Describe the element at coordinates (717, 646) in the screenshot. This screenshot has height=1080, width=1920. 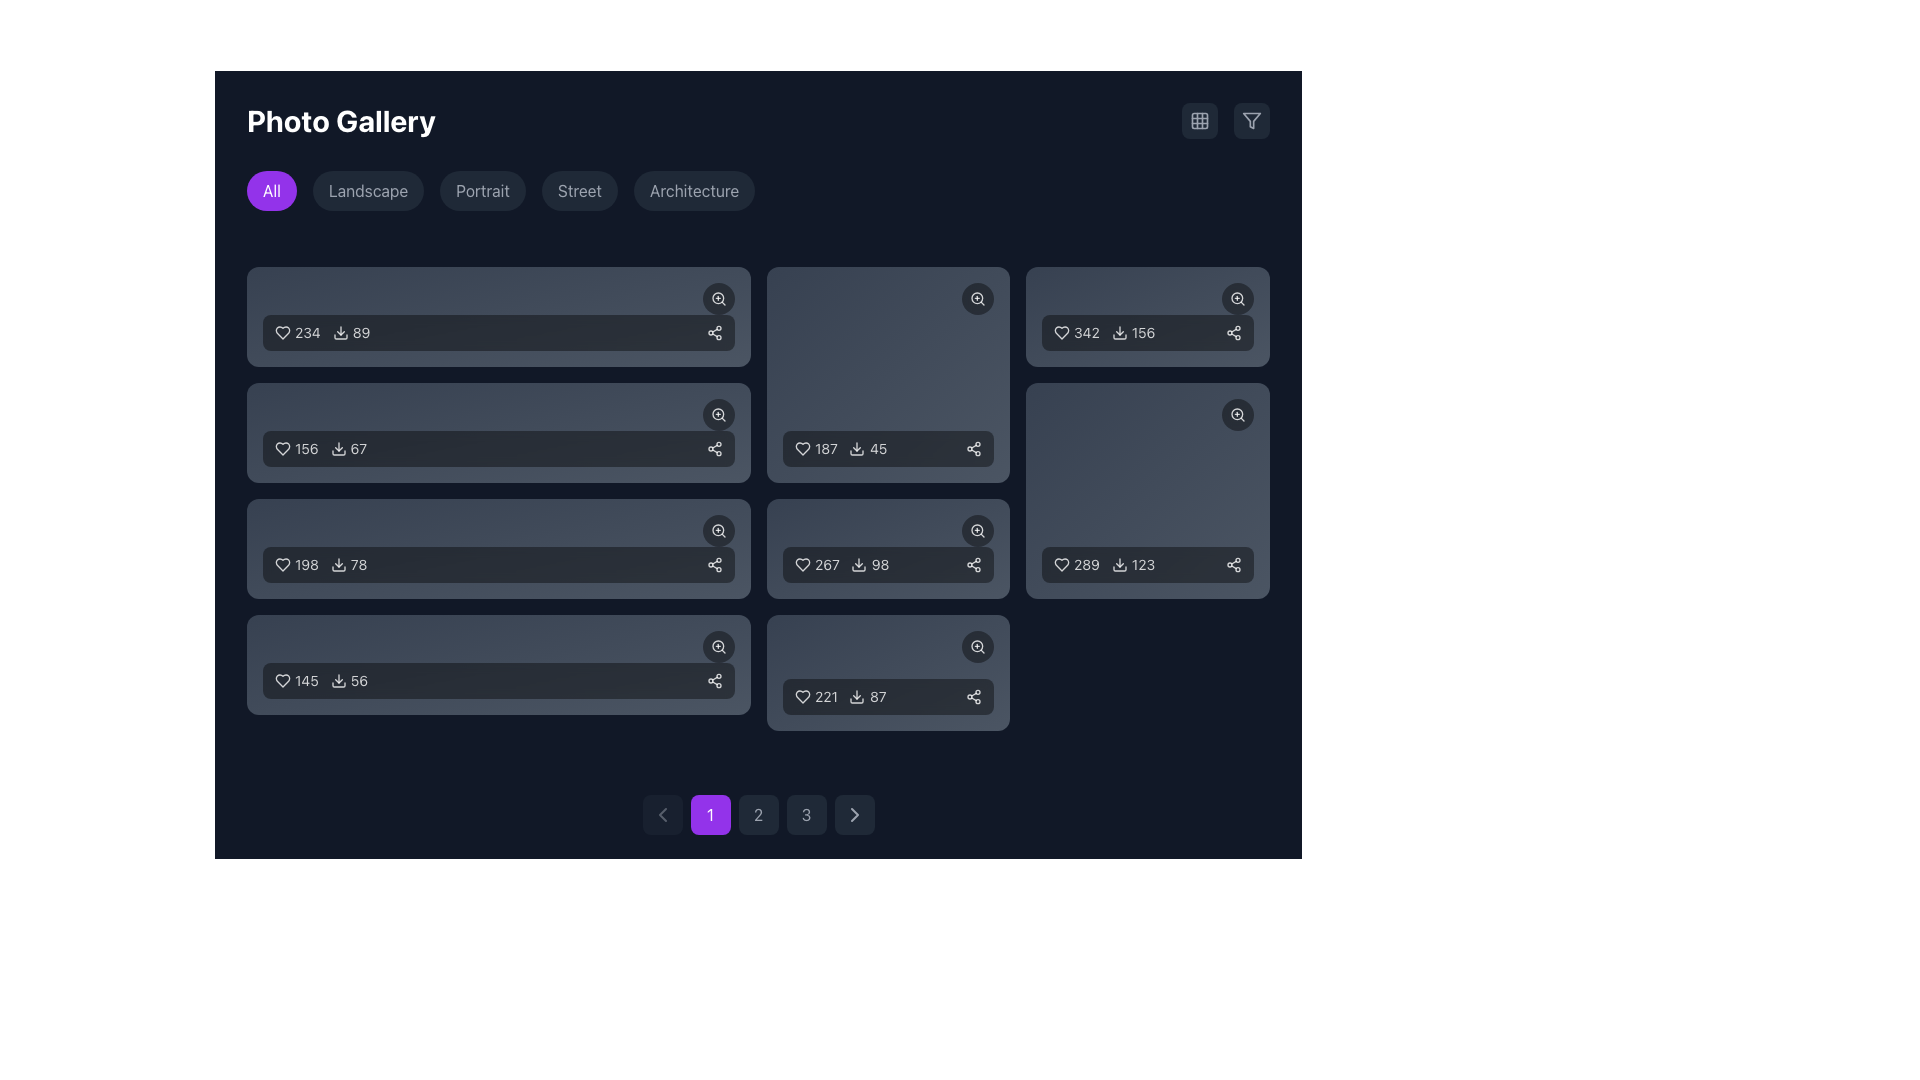
I see `the primary circular graphical component within the magnifying glass icon located in the bottom right corner of the rectangular tile displaying '145' likes and '56' downloads` at that location.